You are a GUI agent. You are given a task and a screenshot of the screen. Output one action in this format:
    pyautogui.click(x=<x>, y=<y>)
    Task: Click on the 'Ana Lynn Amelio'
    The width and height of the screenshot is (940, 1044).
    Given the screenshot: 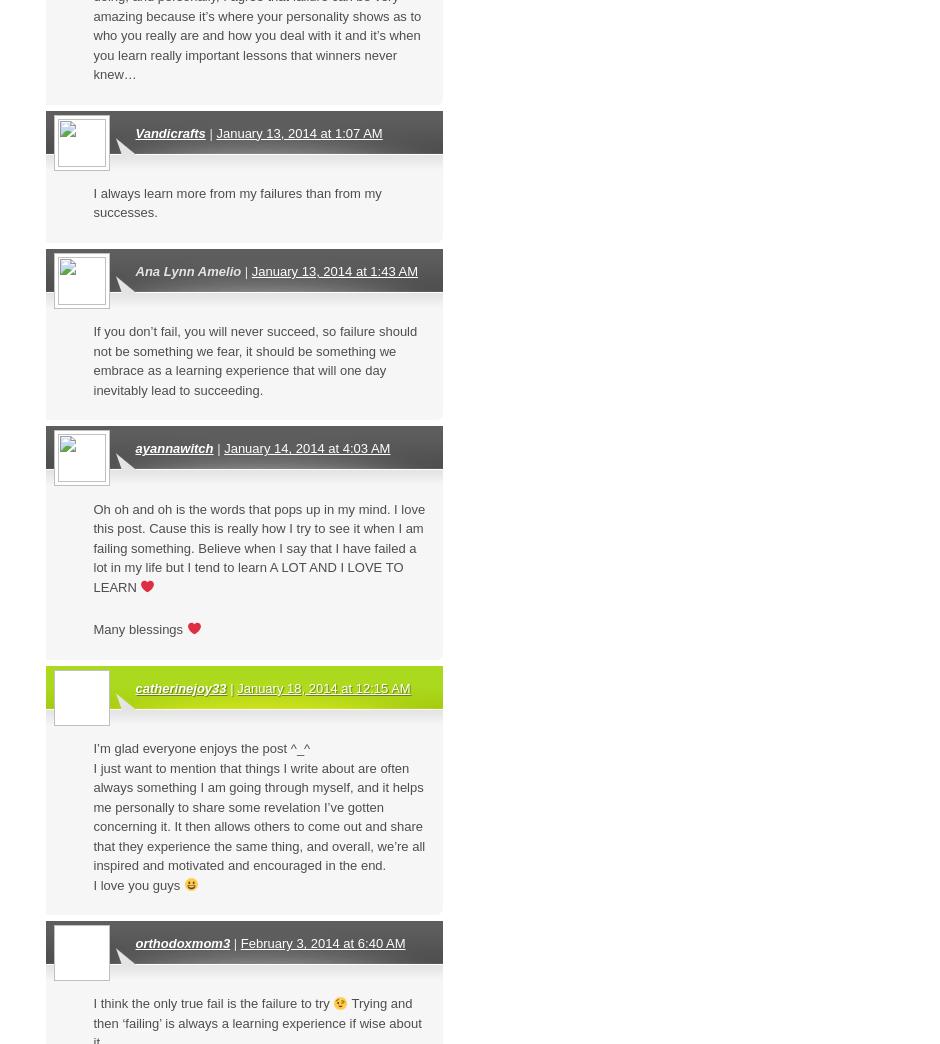 What is the action you would take?
    pyautogui.click(x=188, y=270)
    